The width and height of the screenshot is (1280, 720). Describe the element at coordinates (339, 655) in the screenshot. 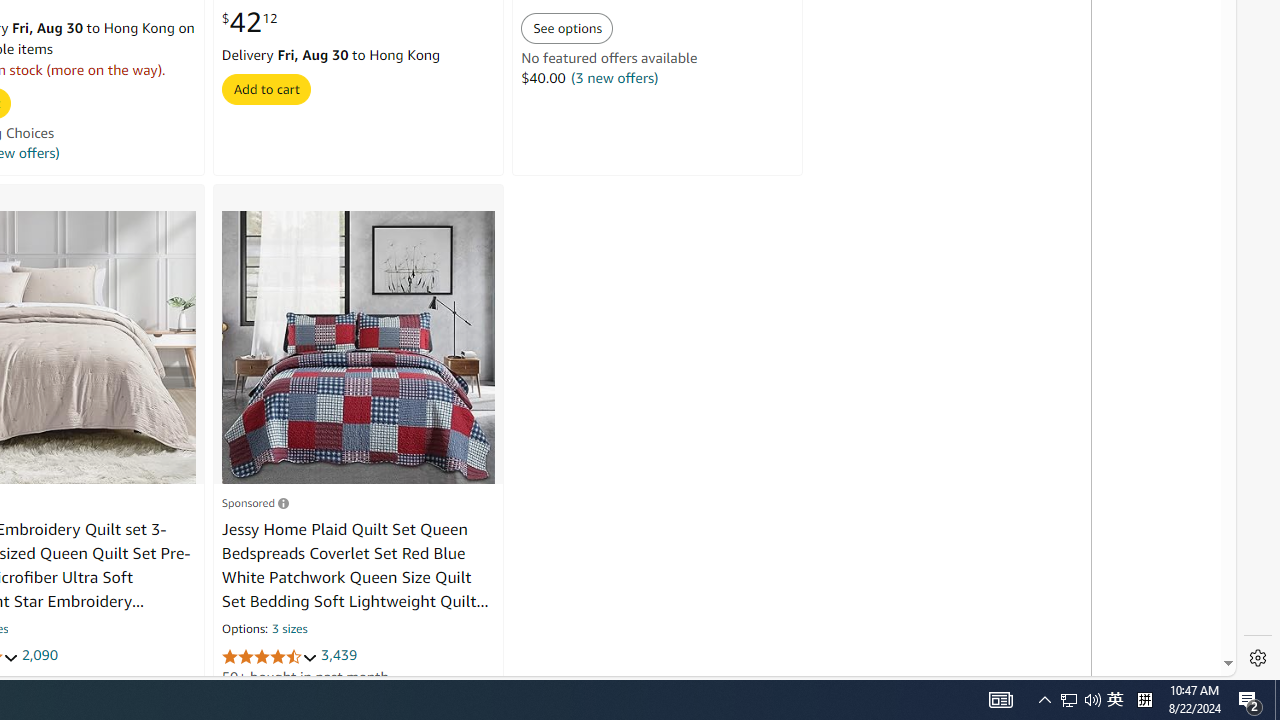

I see `'3,439'` at that location.